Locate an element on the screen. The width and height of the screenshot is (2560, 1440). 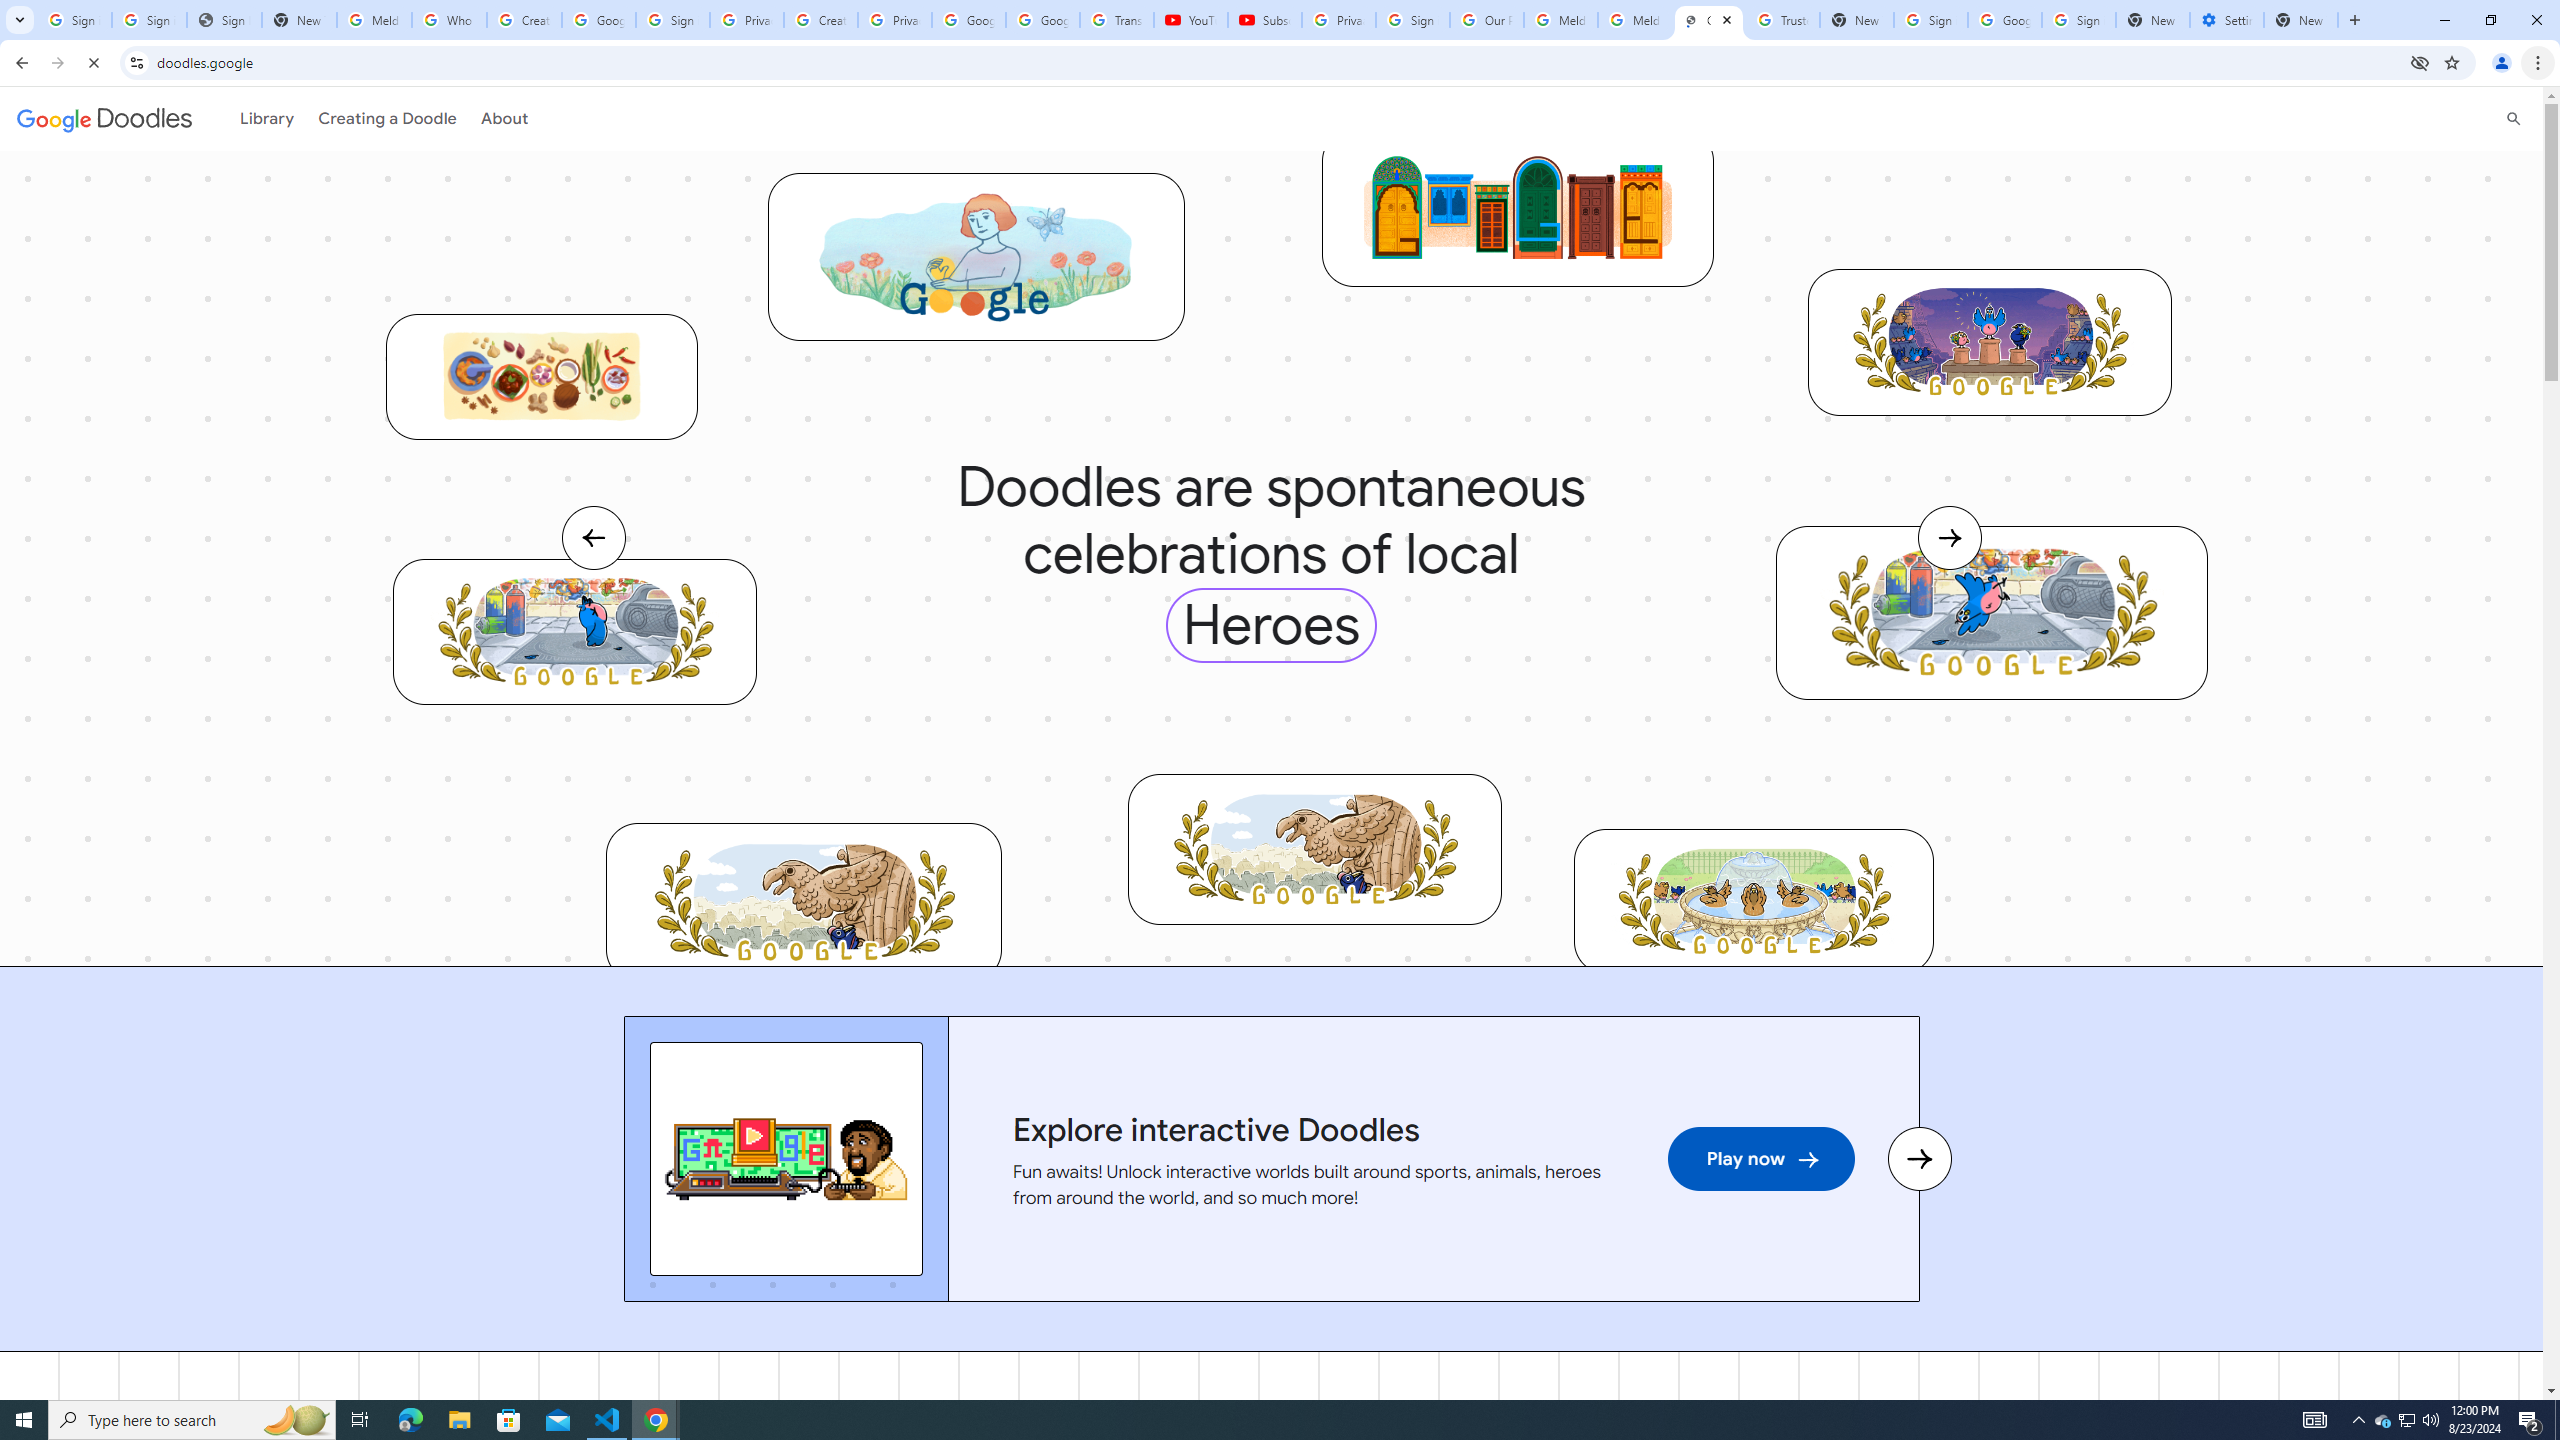
'Google doodles' is located at coordinates (103, 118).